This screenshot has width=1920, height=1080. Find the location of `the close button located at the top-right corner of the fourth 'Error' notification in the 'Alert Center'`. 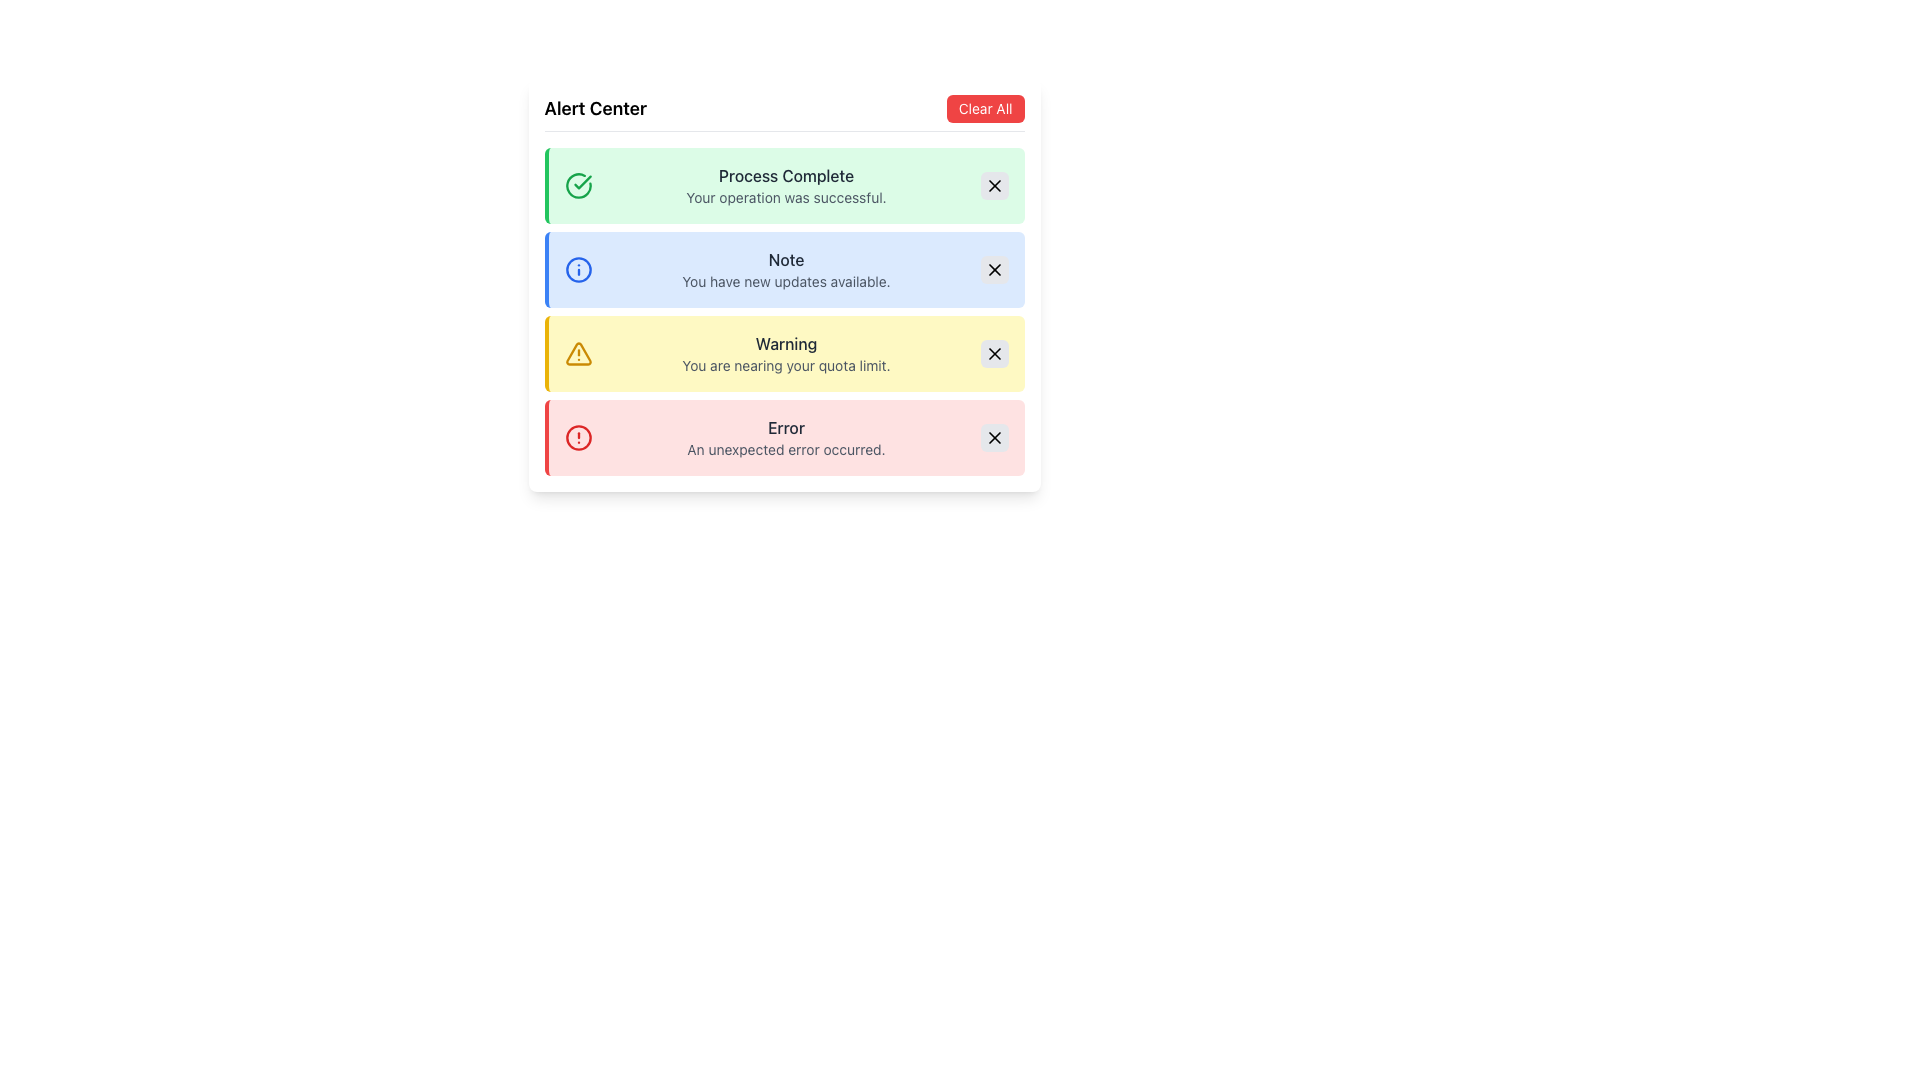

the close button located at the top-right corner of the fourth 'Error' notification in the 'Alert Center' is located at coordinates (994, 437).